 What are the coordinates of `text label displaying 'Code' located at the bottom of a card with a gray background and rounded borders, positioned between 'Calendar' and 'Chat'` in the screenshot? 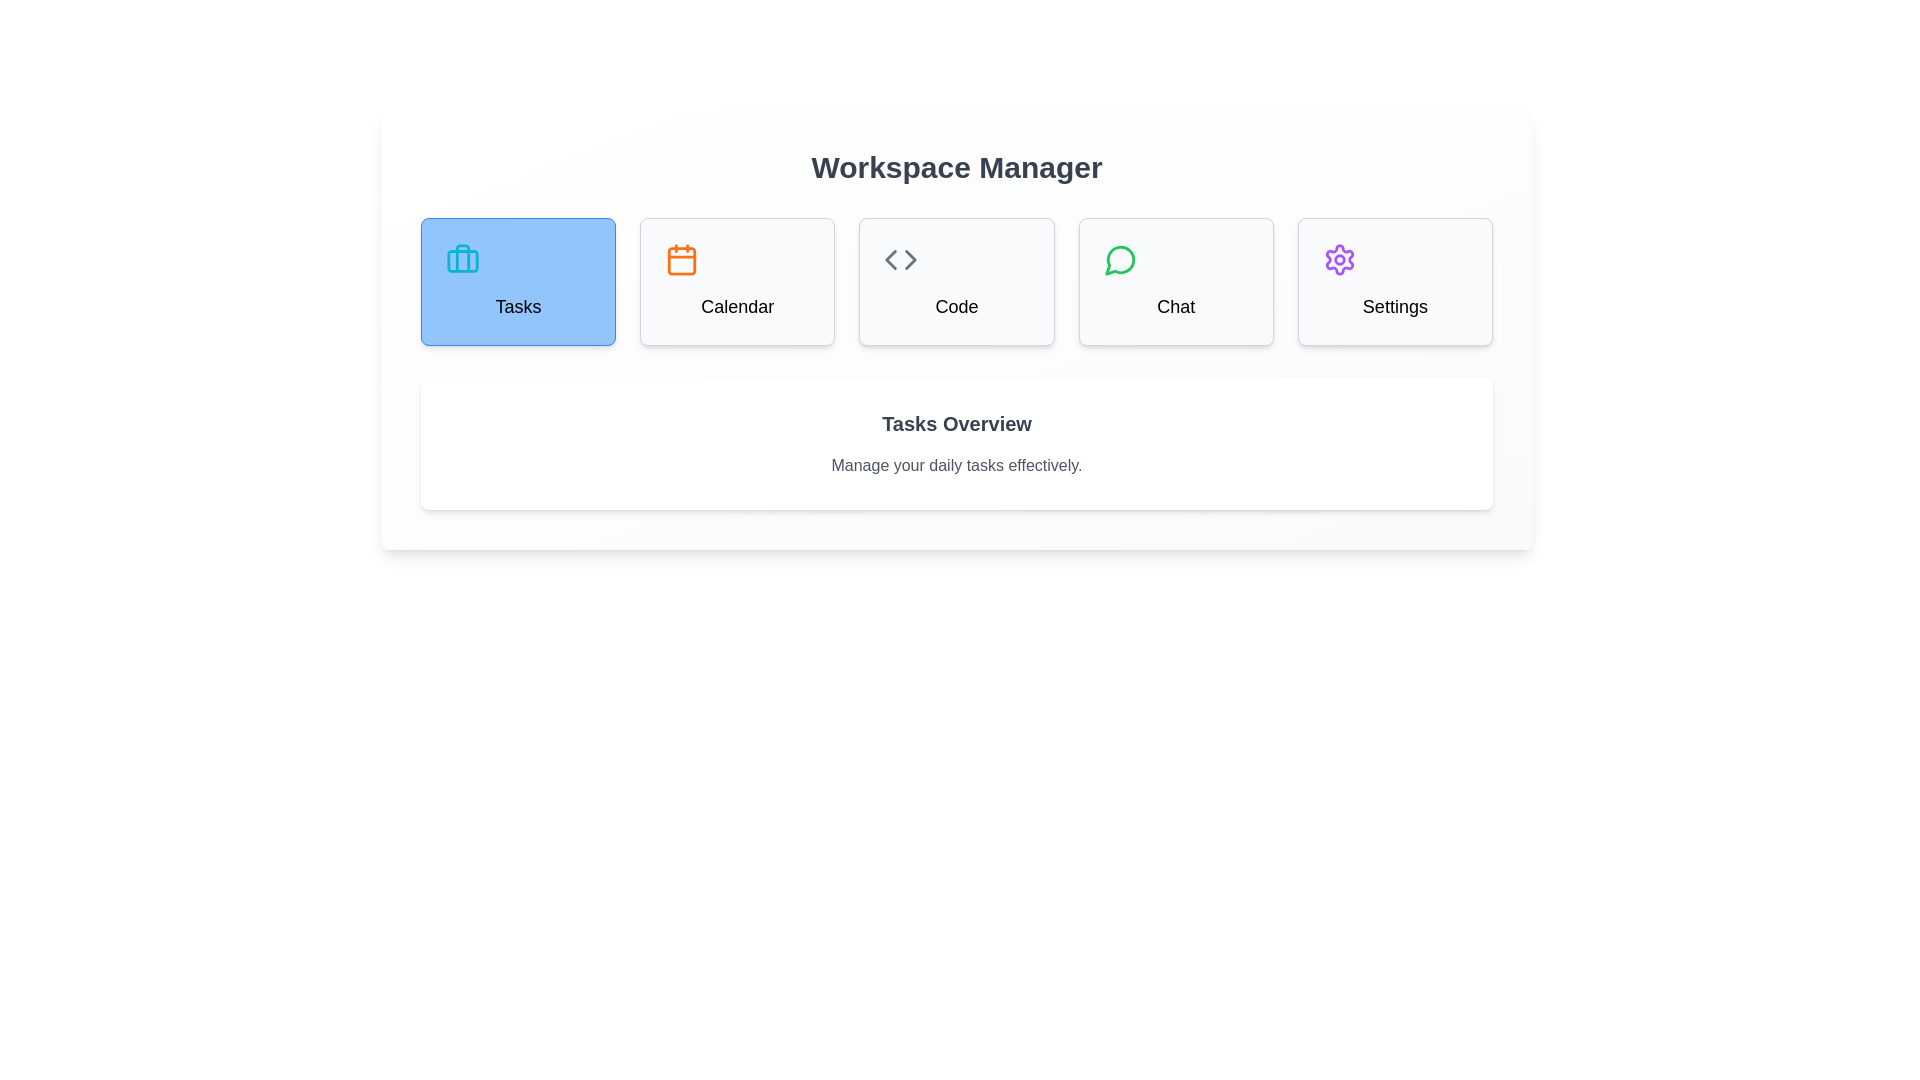 It's located at (955, 307).